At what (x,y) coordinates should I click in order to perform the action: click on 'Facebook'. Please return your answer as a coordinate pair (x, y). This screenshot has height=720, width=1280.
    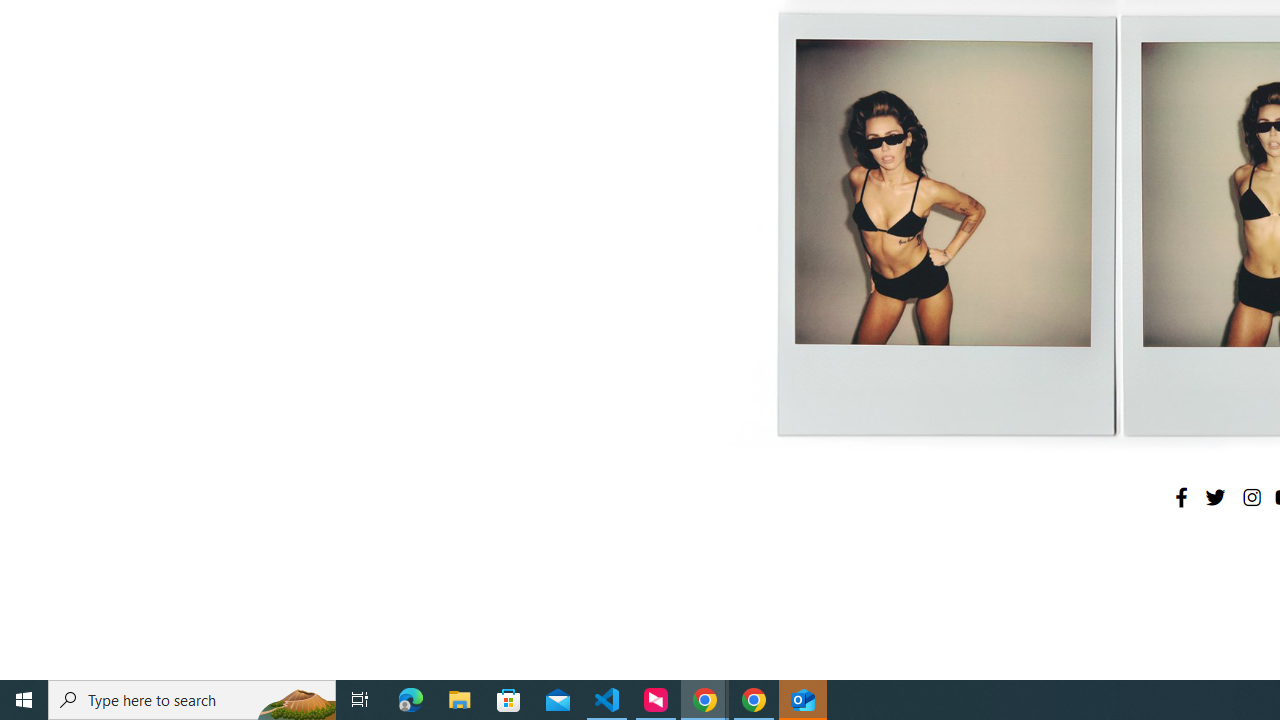
    Looking at the image, I should click on (1181, 496).